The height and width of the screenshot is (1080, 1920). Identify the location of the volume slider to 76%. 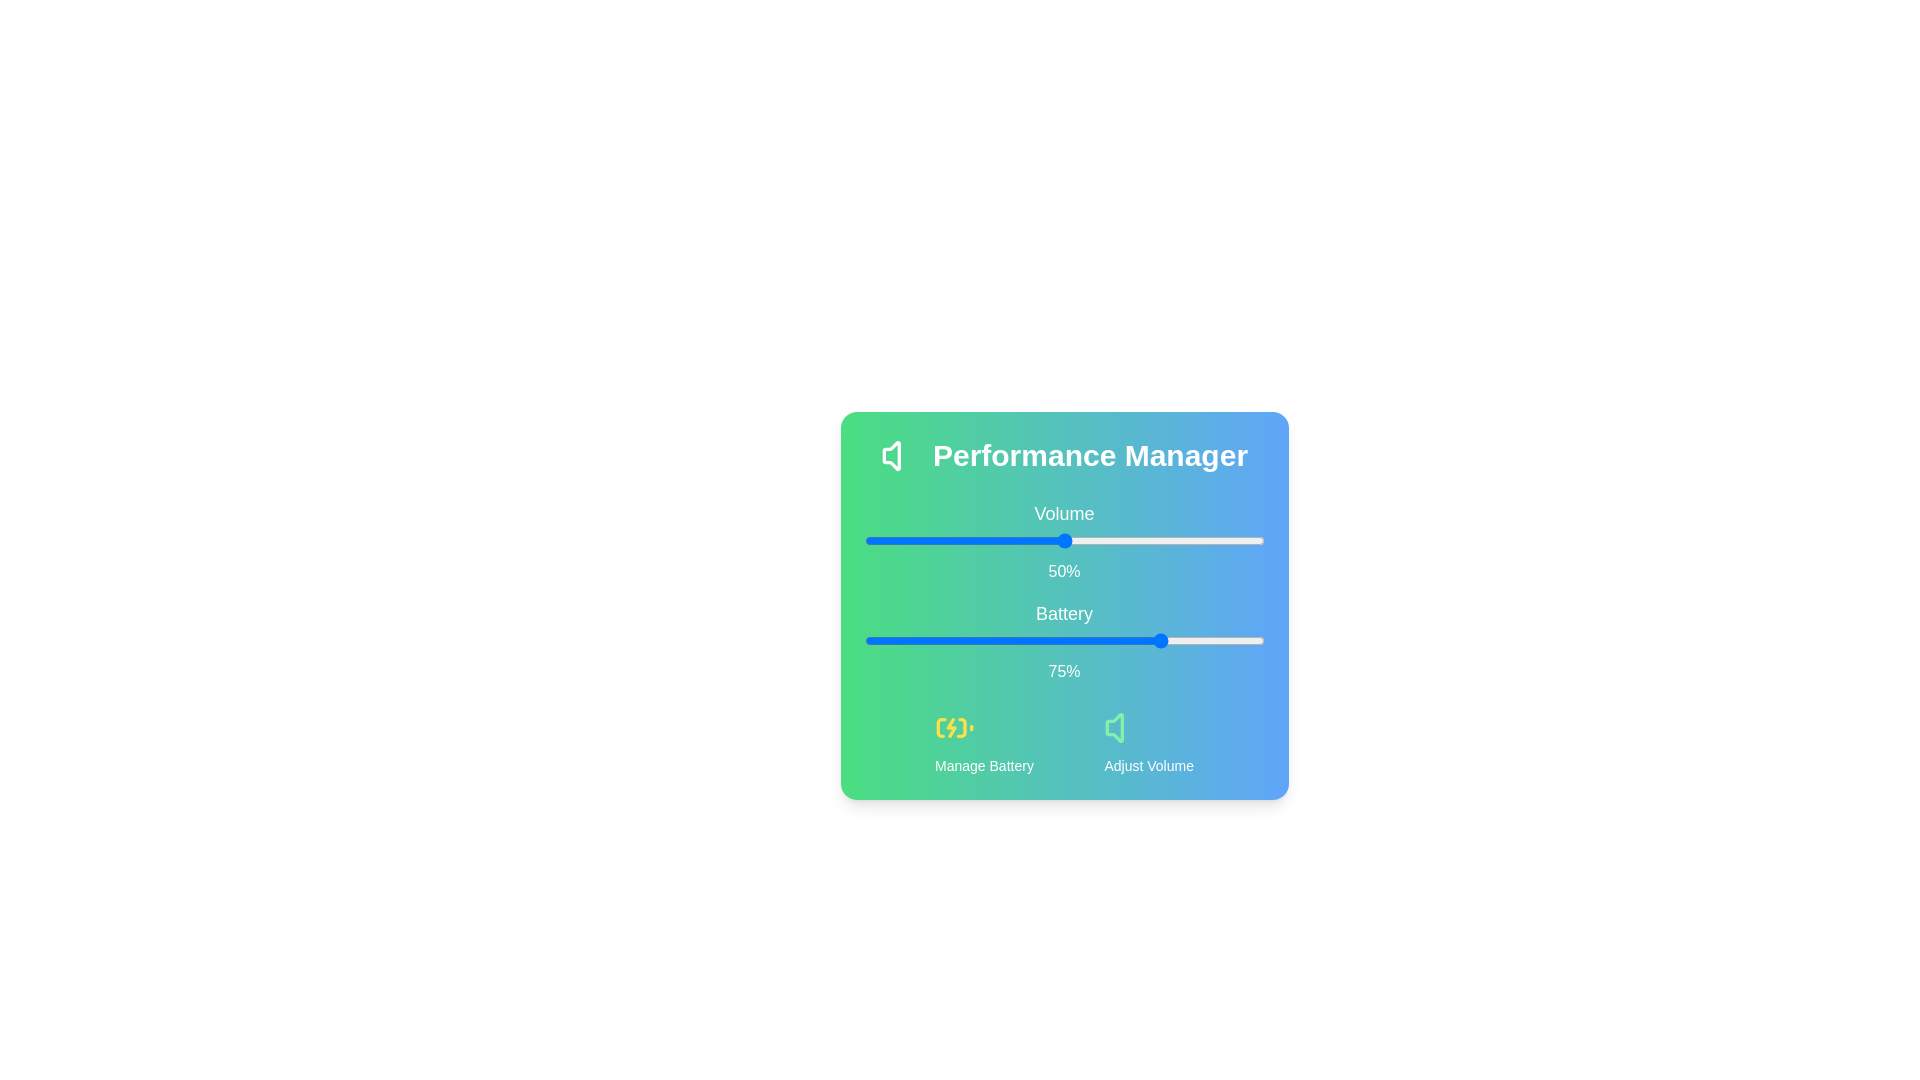
(1168, 540).